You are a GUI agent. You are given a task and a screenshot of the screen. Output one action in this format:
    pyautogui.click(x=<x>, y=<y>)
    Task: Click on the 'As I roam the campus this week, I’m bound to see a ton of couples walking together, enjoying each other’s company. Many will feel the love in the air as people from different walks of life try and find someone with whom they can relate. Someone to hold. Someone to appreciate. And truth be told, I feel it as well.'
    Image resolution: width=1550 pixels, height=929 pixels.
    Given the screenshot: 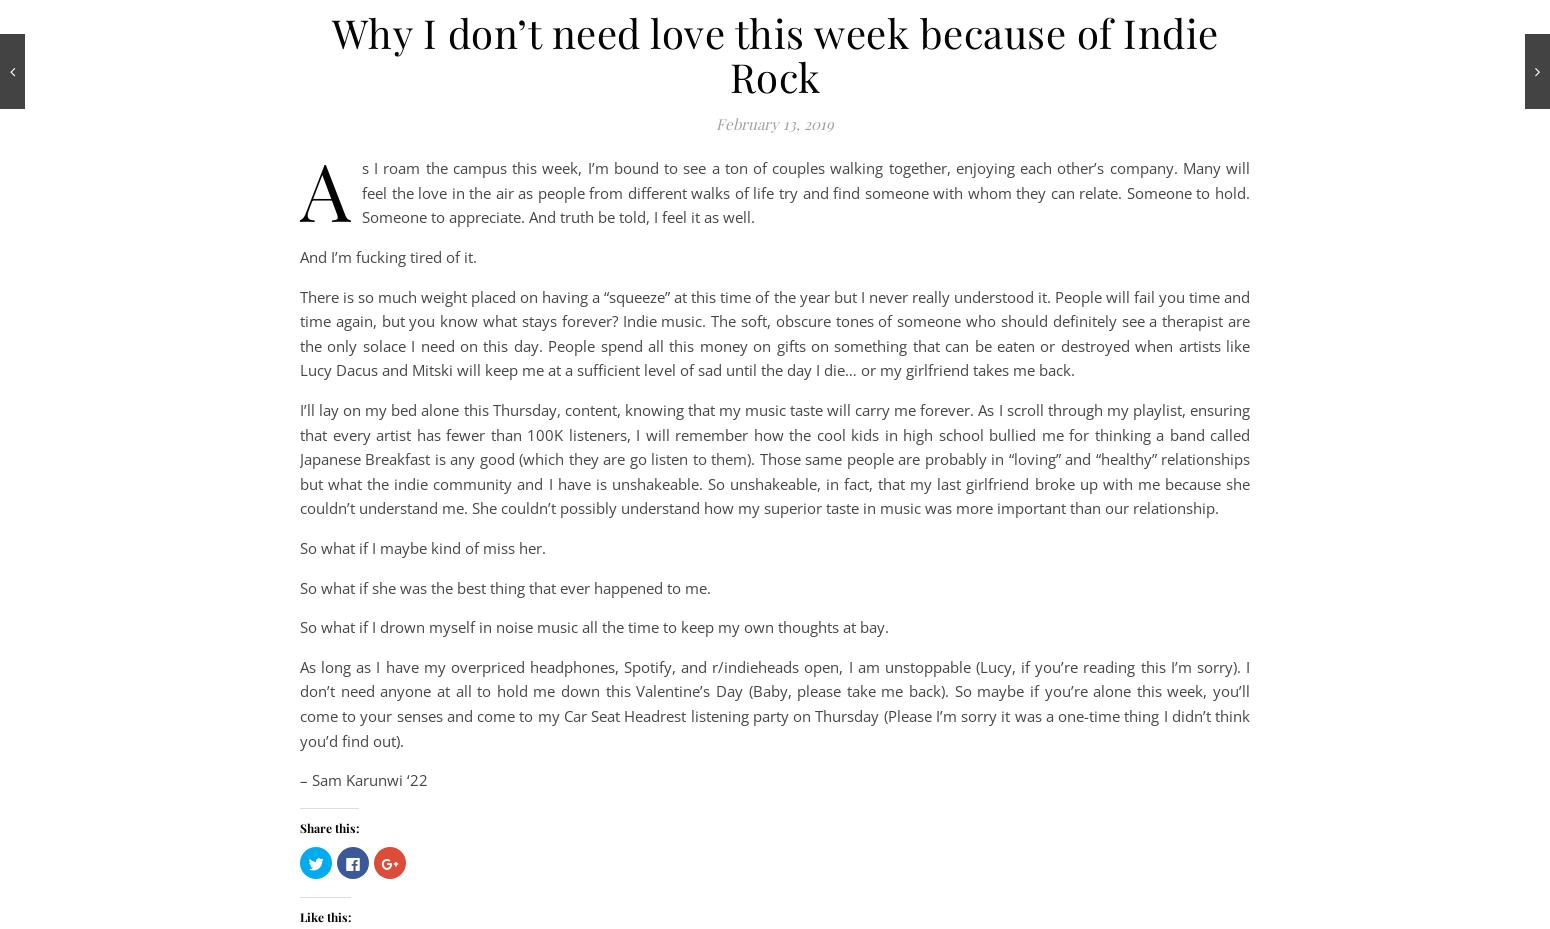 What is the action you would take?
    pyautogui.click(x=299, y=187)
    